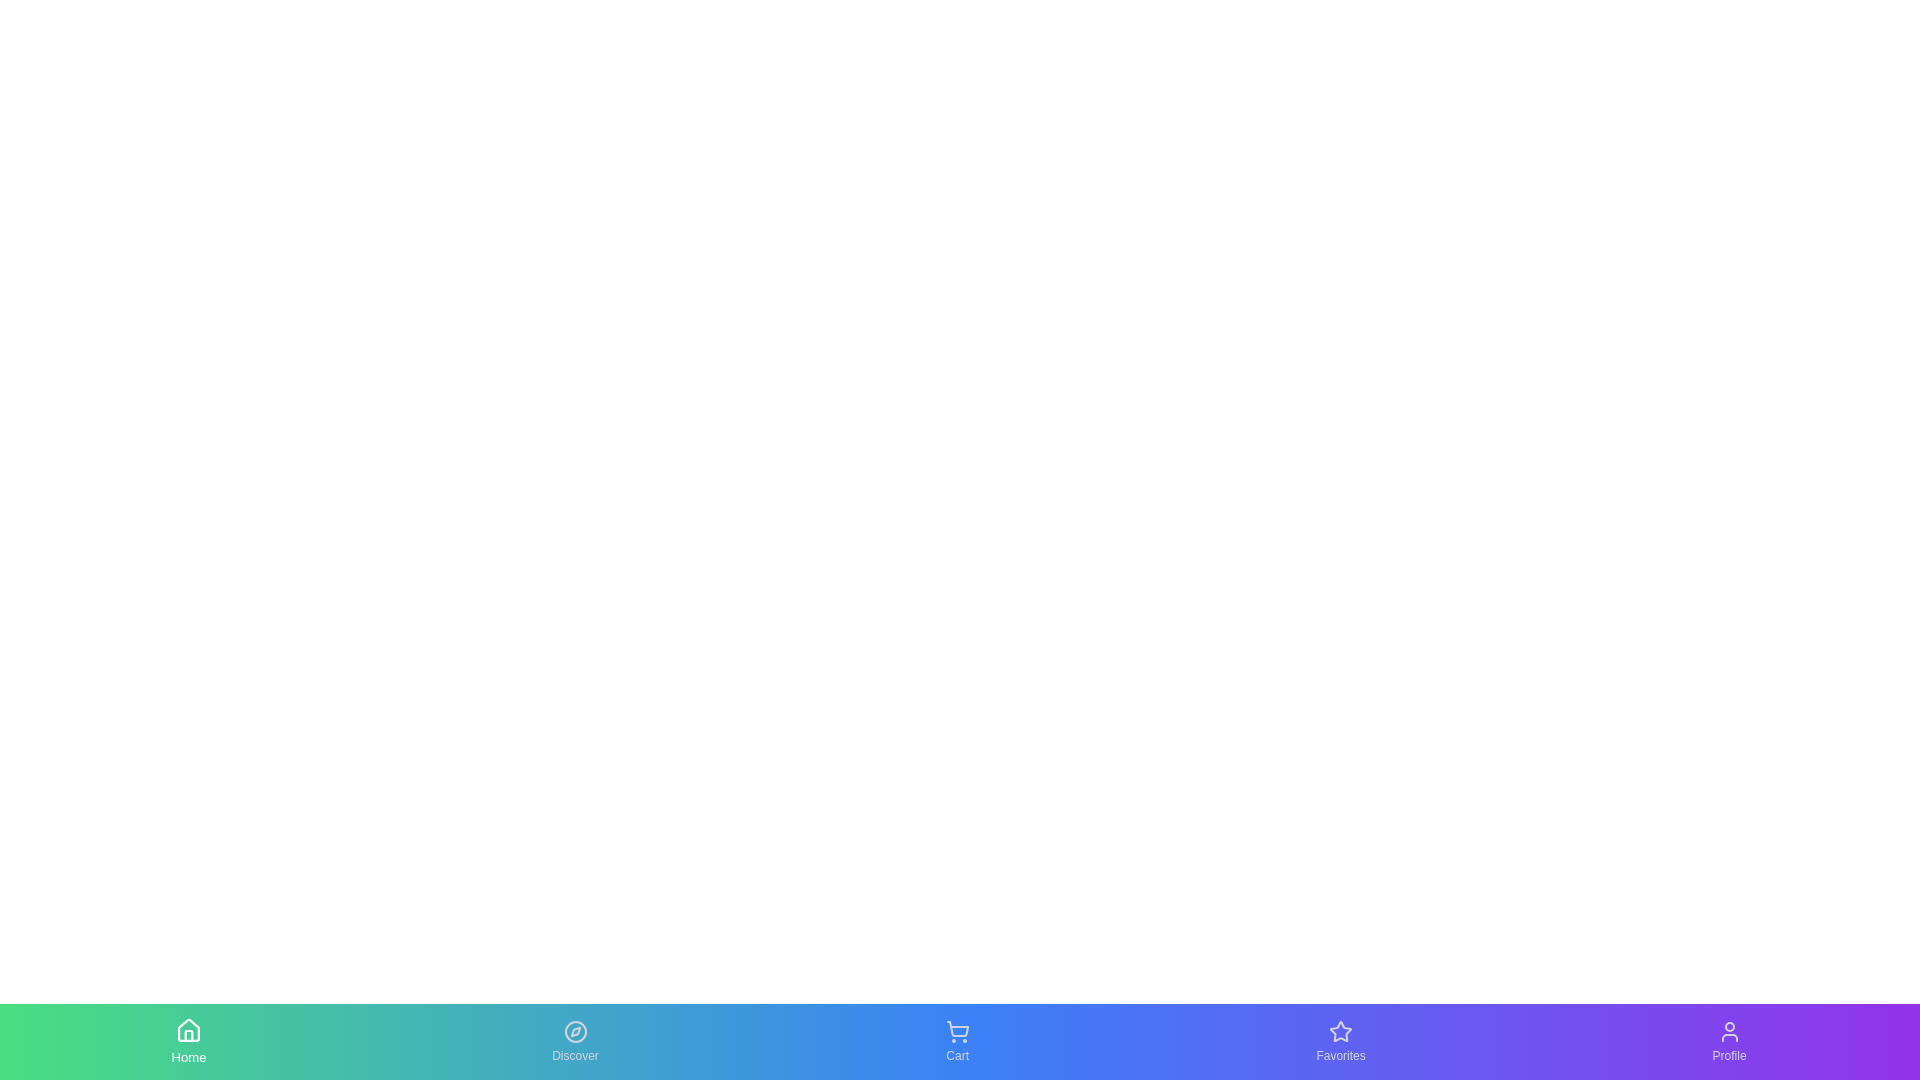  Describe the element at coordinates (1340, 1040) in the screenshot. I see `the Favorites tab by clicking on its icon or label` at that location.